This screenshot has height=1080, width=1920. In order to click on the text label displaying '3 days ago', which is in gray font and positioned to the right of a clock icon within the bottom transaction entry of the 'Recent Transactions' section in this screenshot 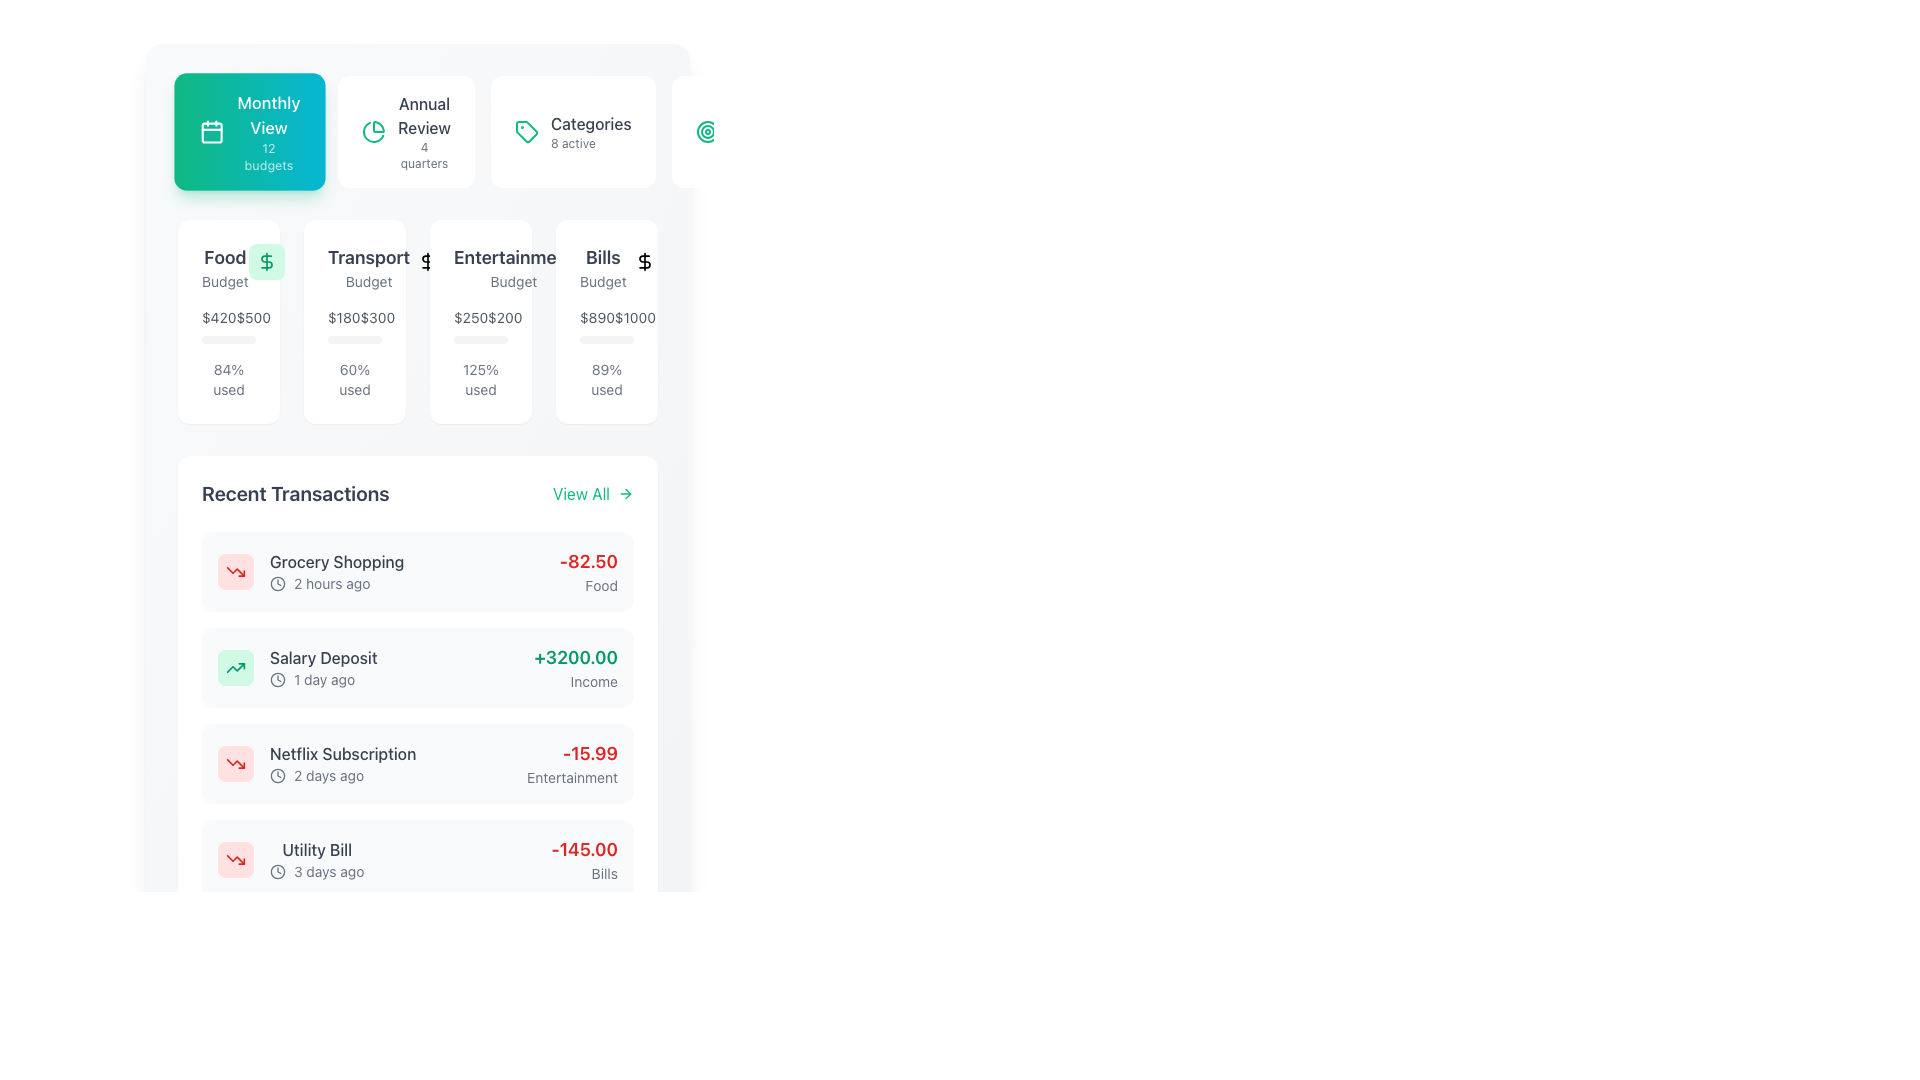, I will do `click(329, 870)`.